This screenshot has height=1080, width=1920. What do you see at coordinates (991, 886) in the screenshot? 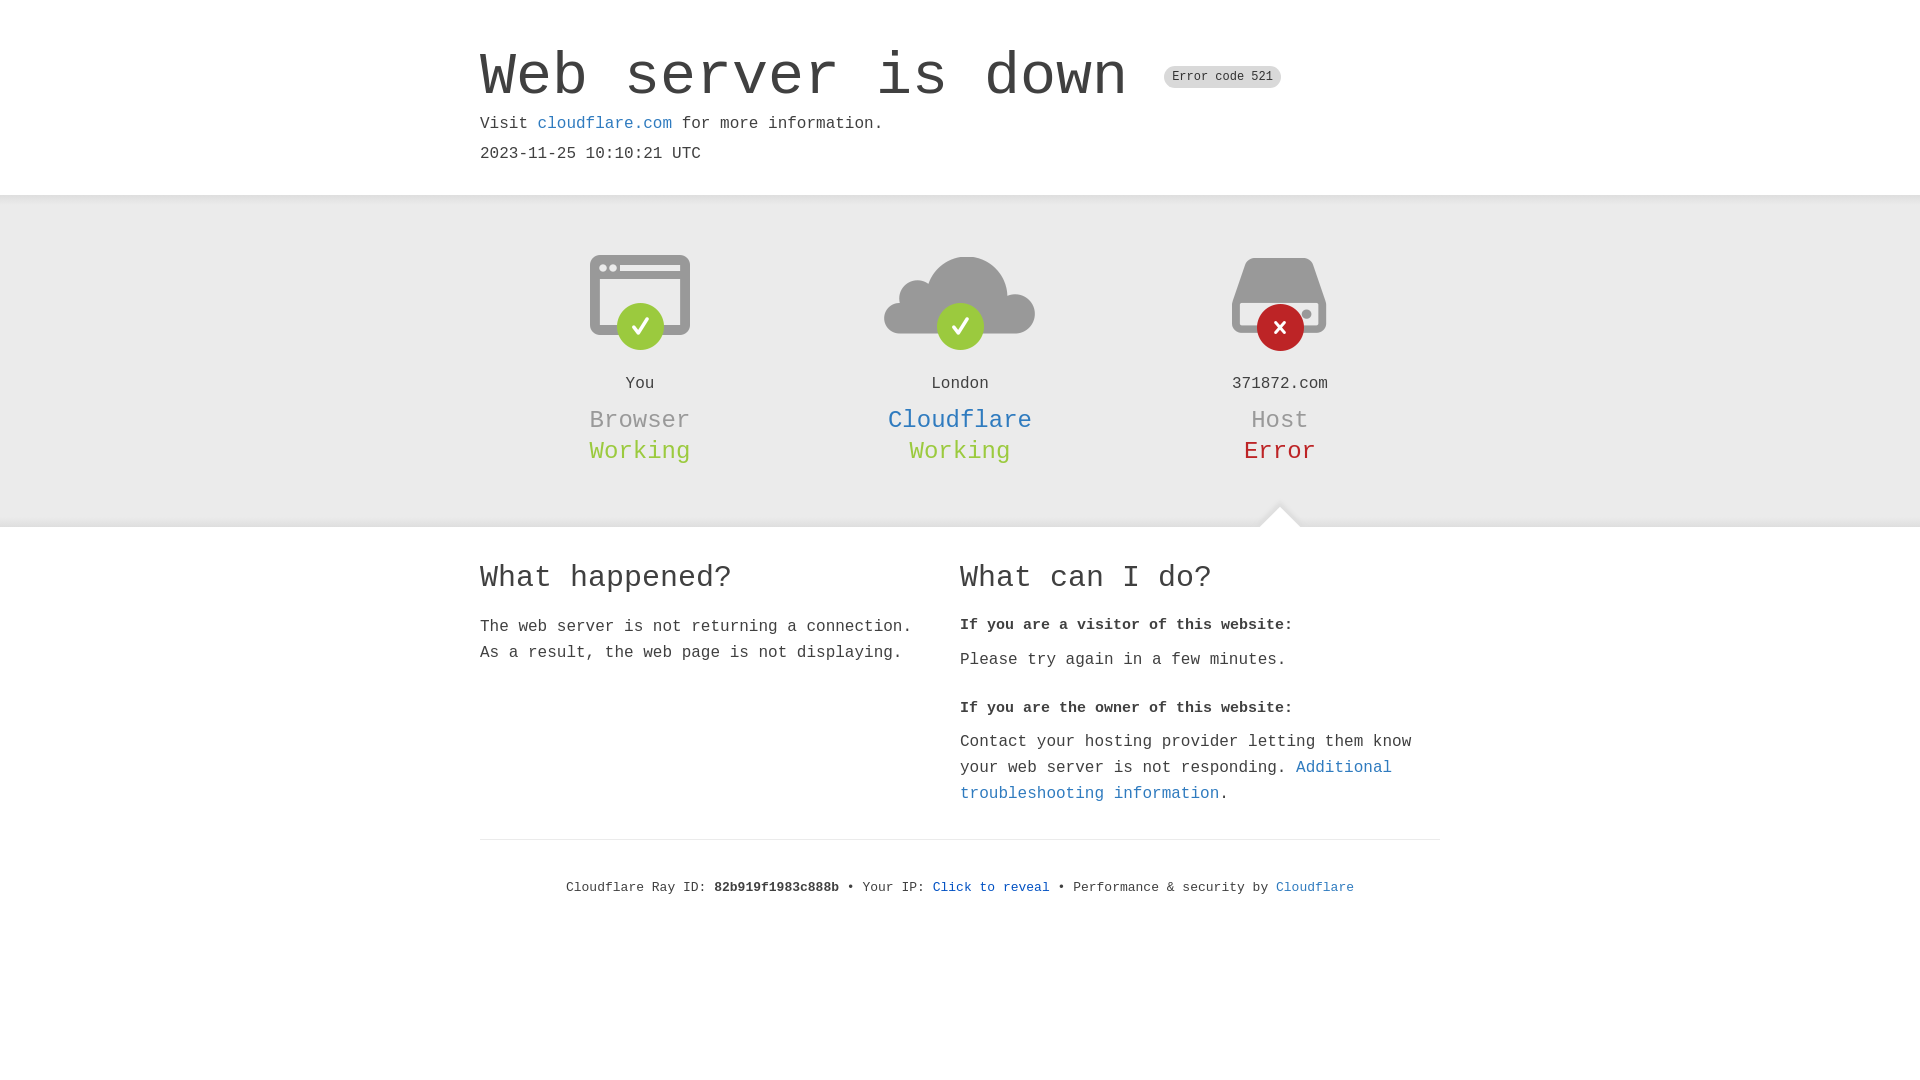
I see `'Click to reveal'` at bounding box center [991, 886].